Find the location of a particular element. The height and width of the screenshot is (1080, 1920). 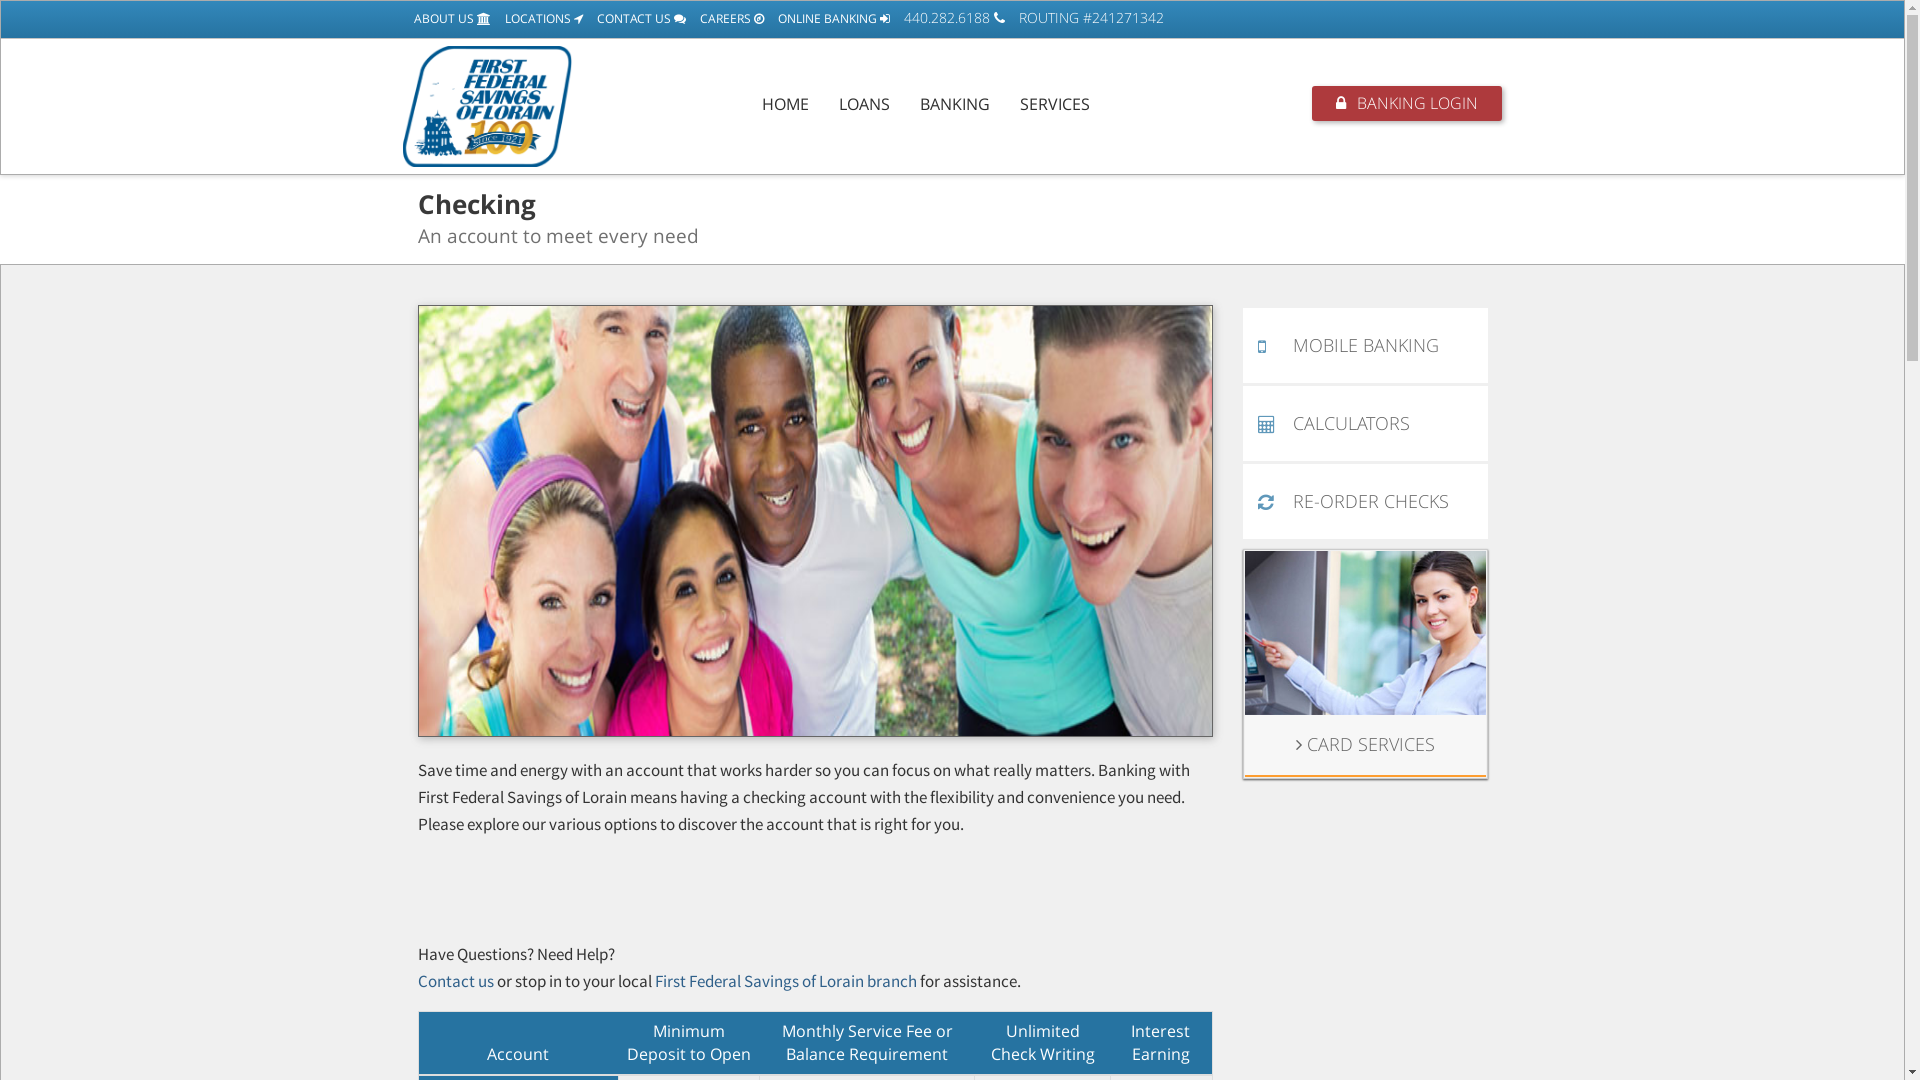

'BANKING' is located at coordinates (953, 104).